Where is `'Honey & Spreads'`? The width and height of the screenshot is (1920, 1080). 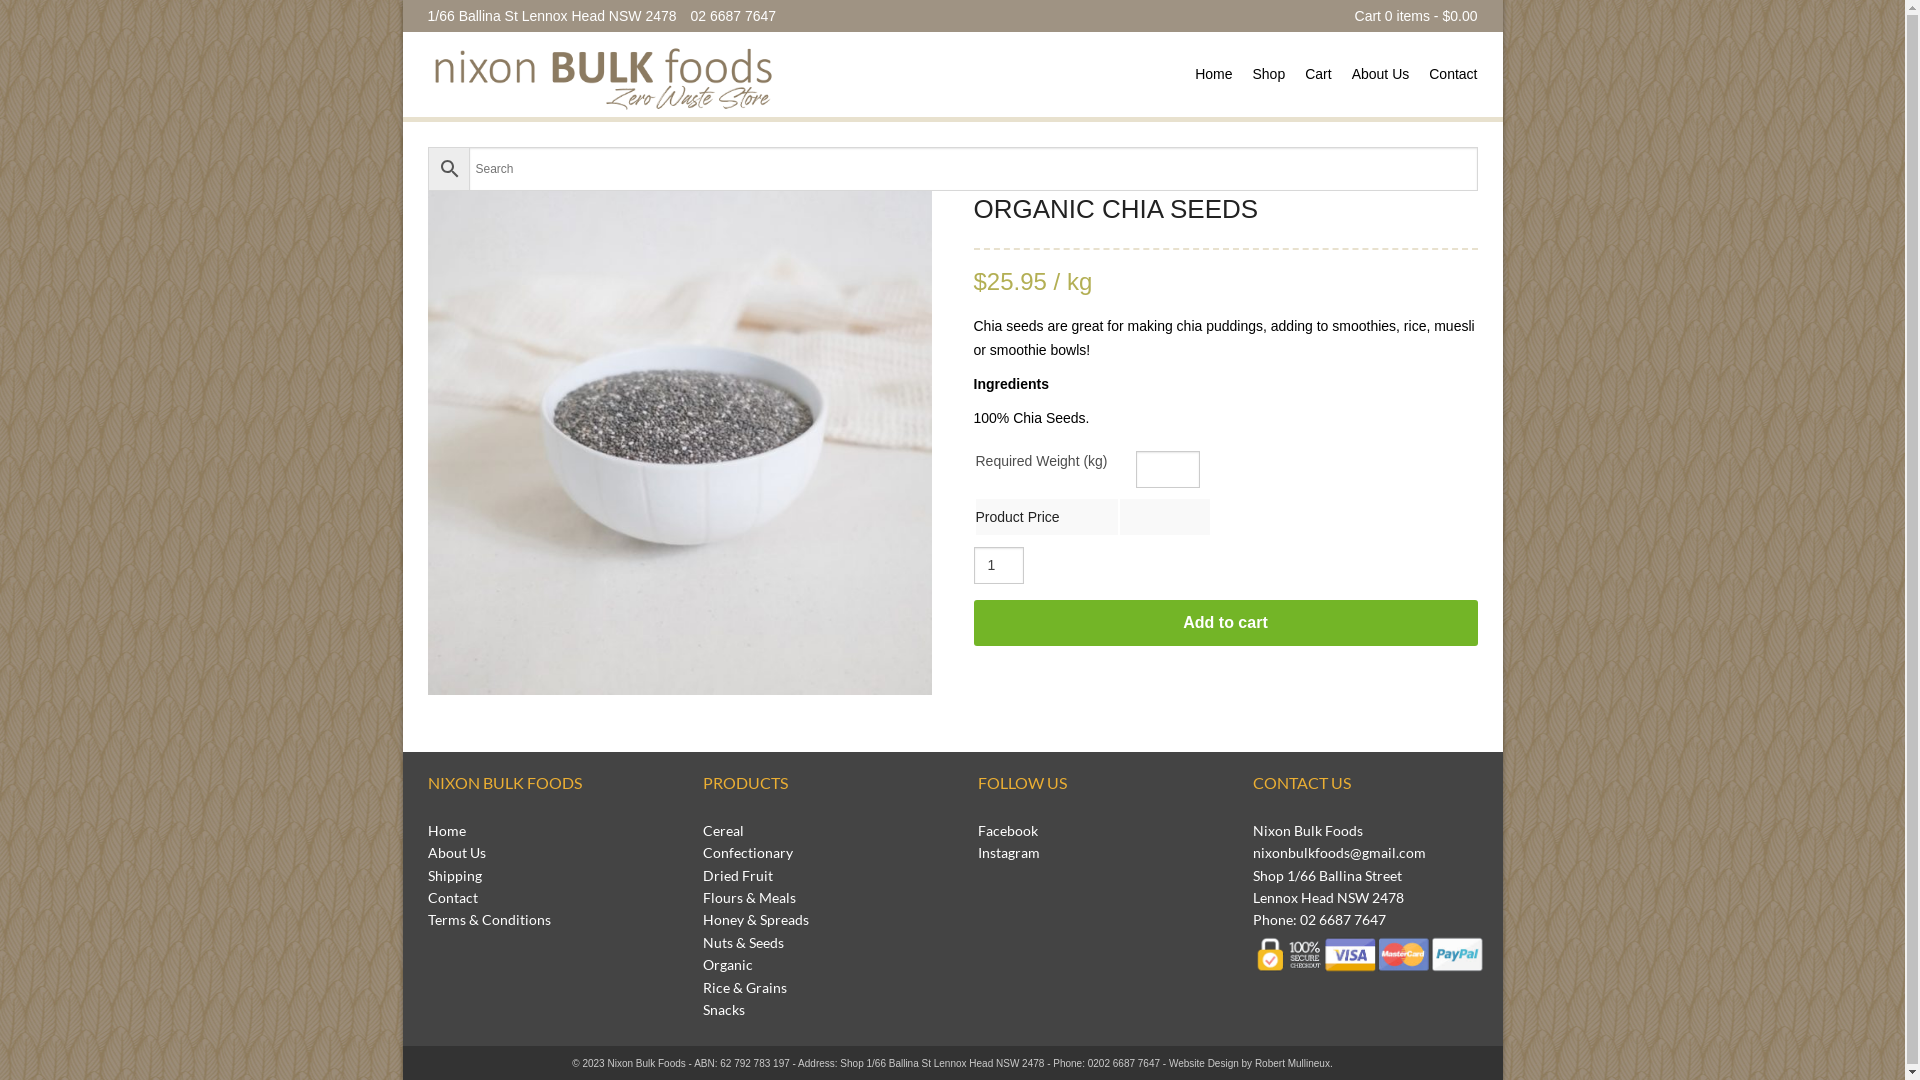
'Honey & Spreads' is located at coordinates (753, 919).